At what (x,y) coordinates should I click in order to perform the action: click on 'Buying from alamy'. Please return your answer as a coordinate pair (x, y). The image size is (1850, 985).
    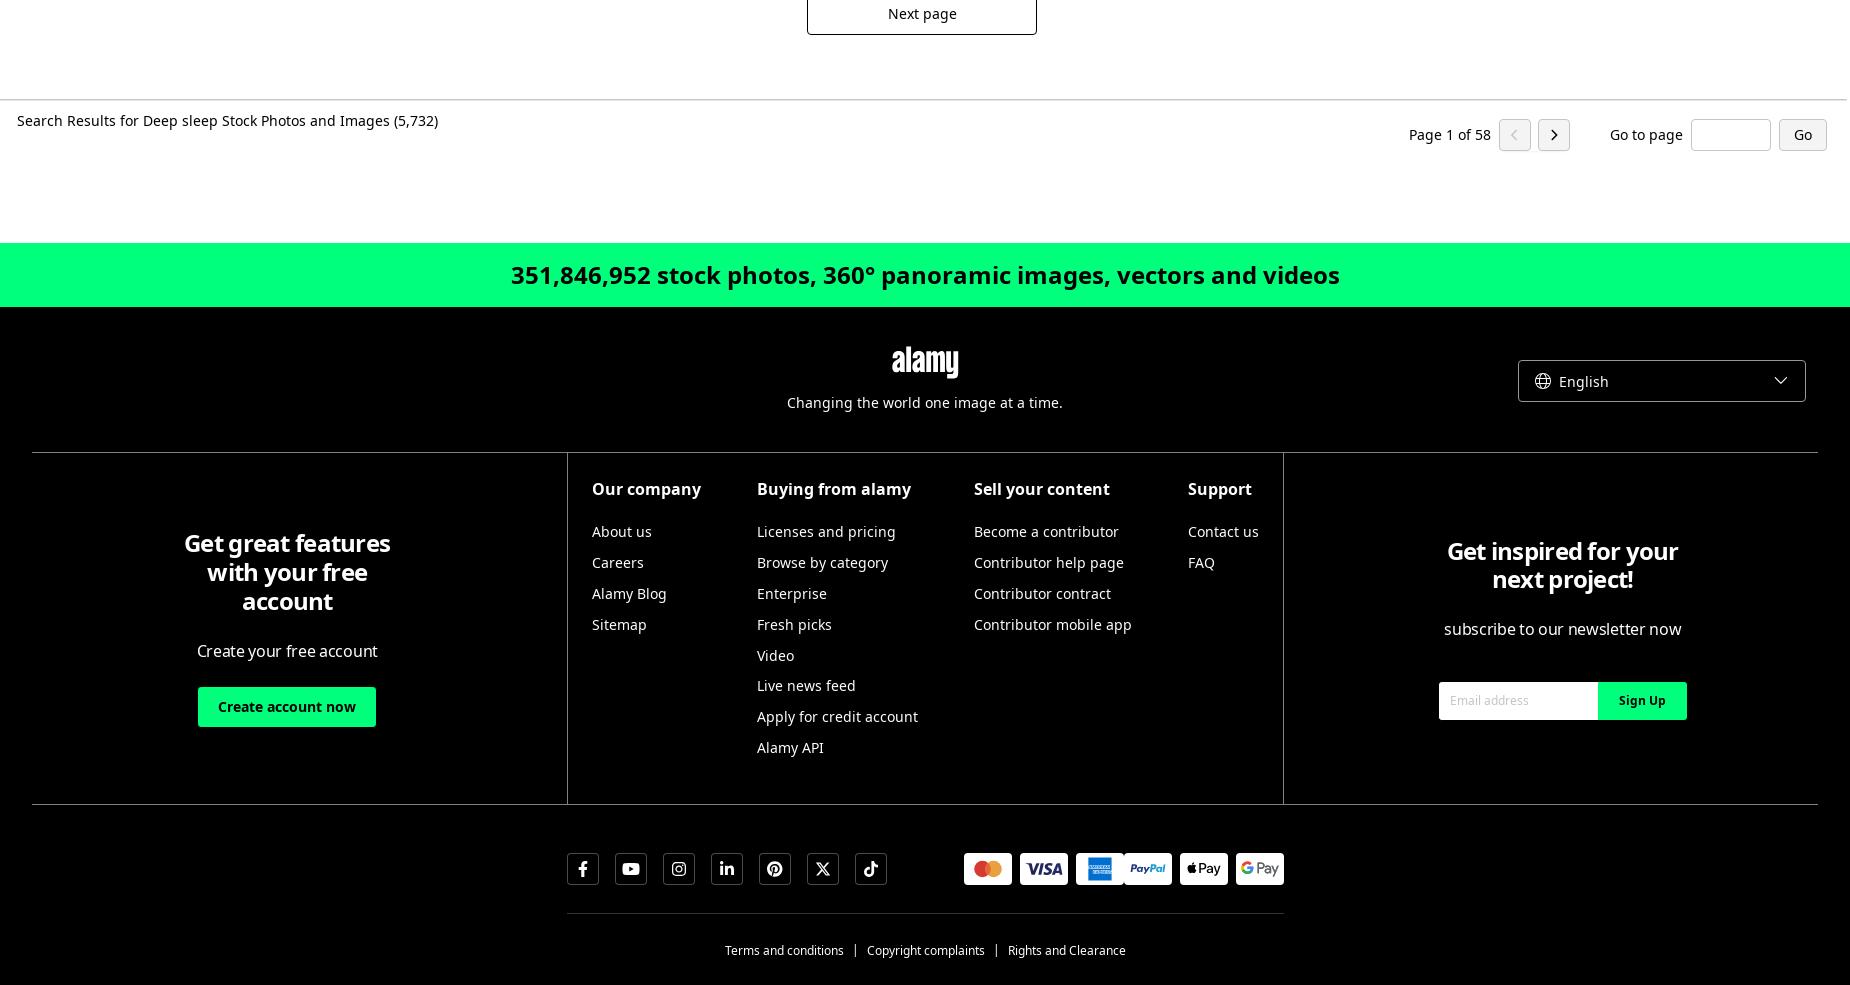
    Looking at the image, I should click on (833, 487).